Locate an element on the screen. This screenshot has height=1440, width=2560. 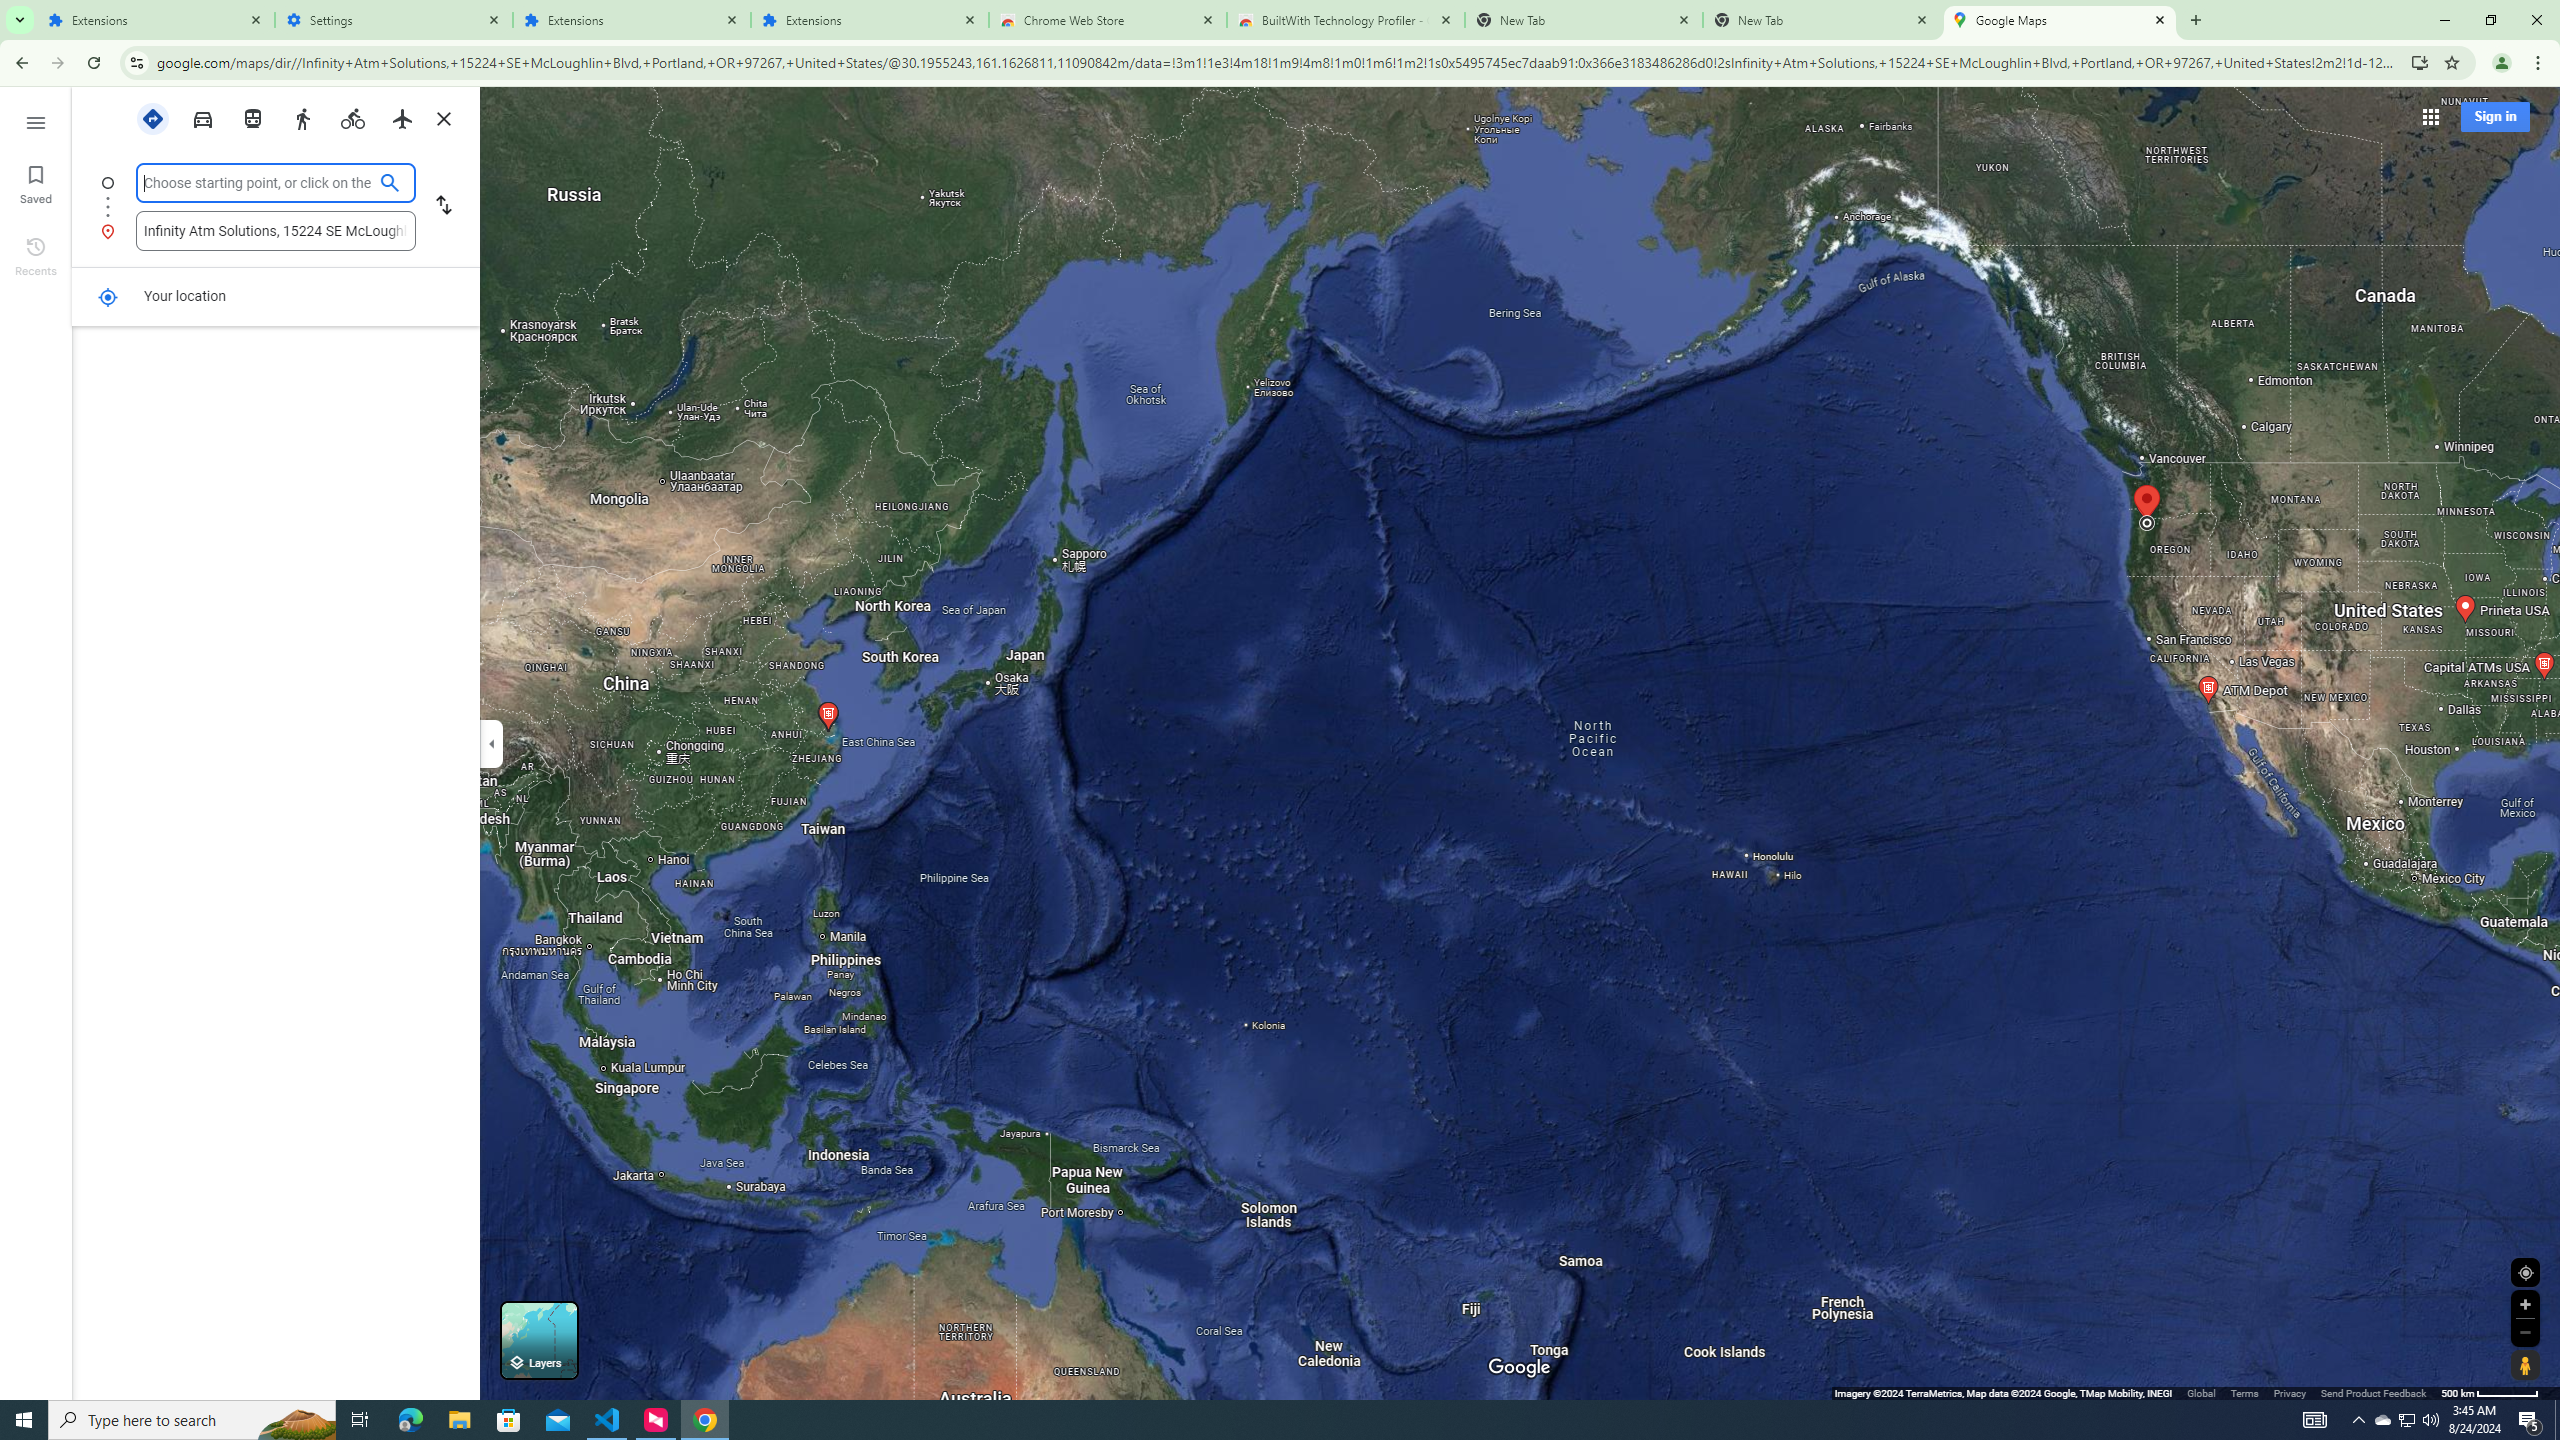
'Google Maps' is located at coordinates (2059, 19).